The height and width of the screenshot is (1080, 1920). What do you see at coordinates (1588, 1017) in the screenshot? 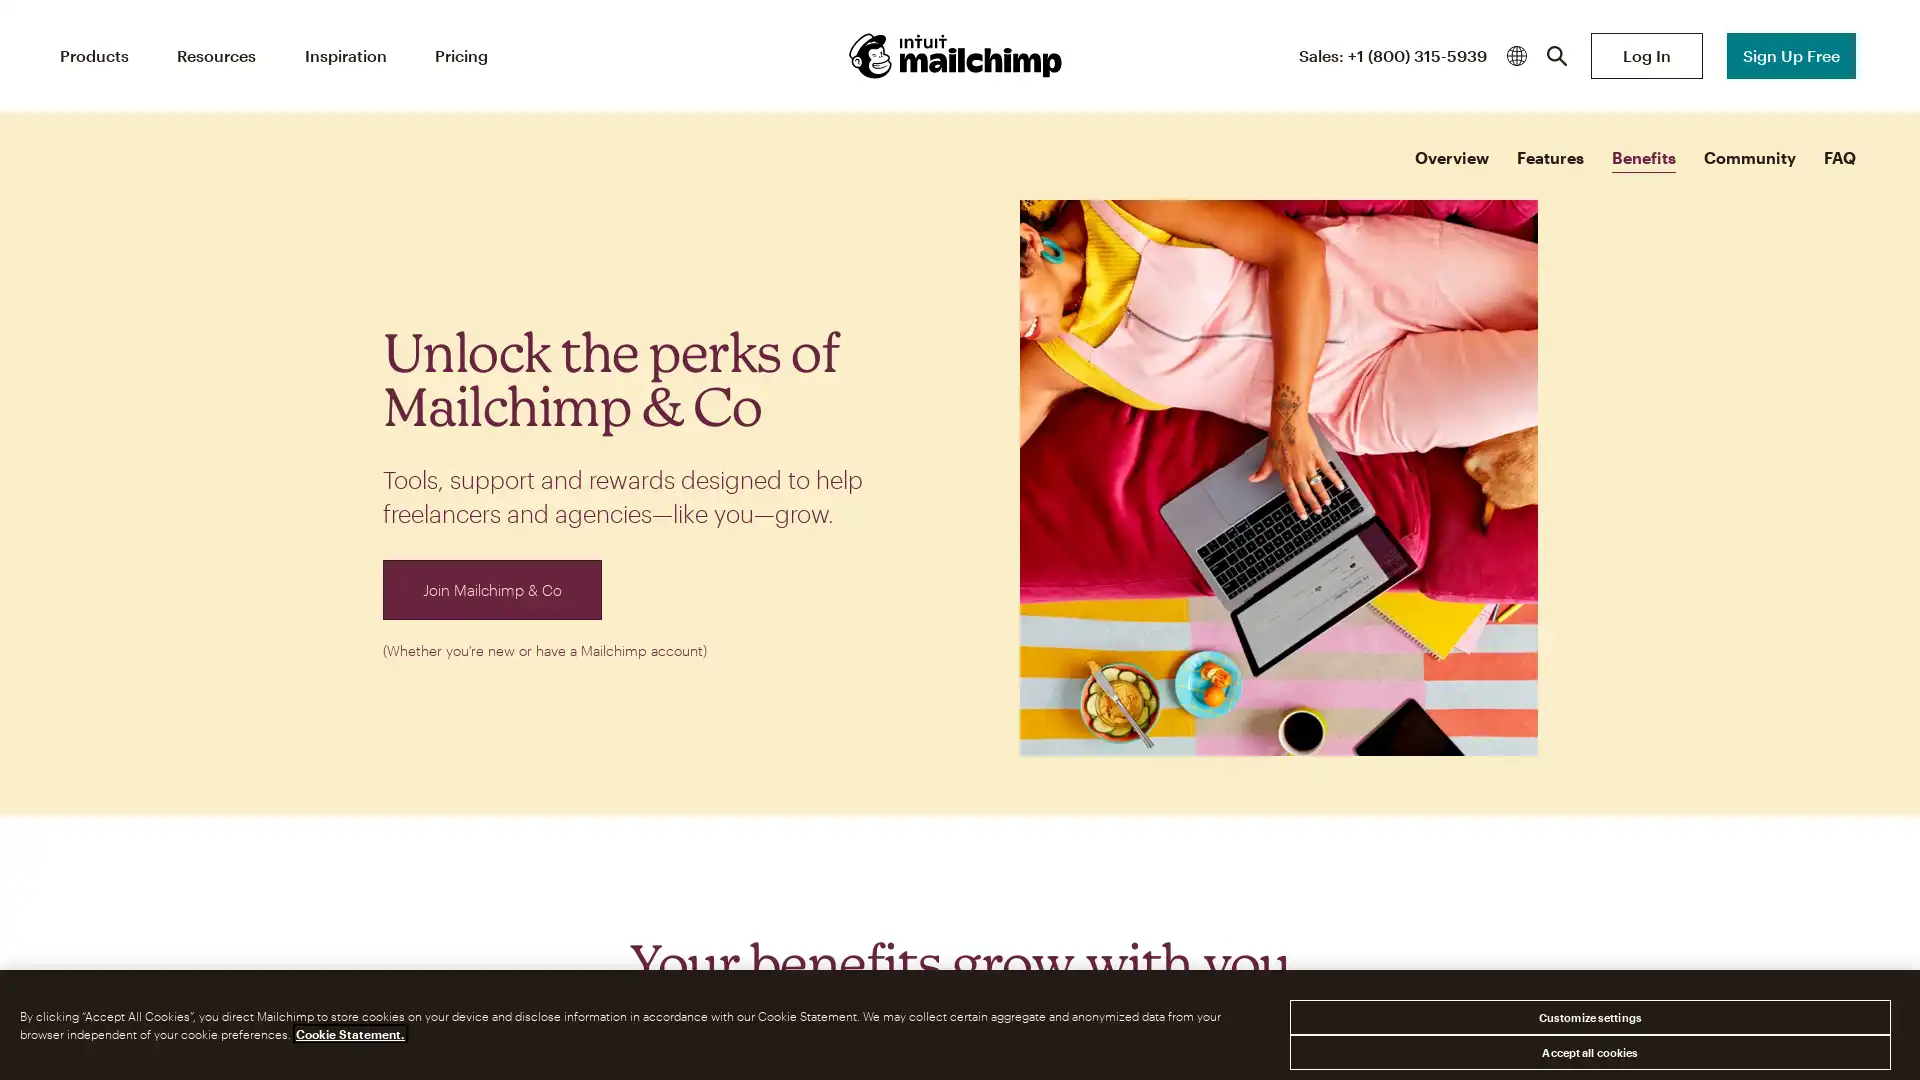
I see `Customize settings` at bounding box center [1588, 1017].